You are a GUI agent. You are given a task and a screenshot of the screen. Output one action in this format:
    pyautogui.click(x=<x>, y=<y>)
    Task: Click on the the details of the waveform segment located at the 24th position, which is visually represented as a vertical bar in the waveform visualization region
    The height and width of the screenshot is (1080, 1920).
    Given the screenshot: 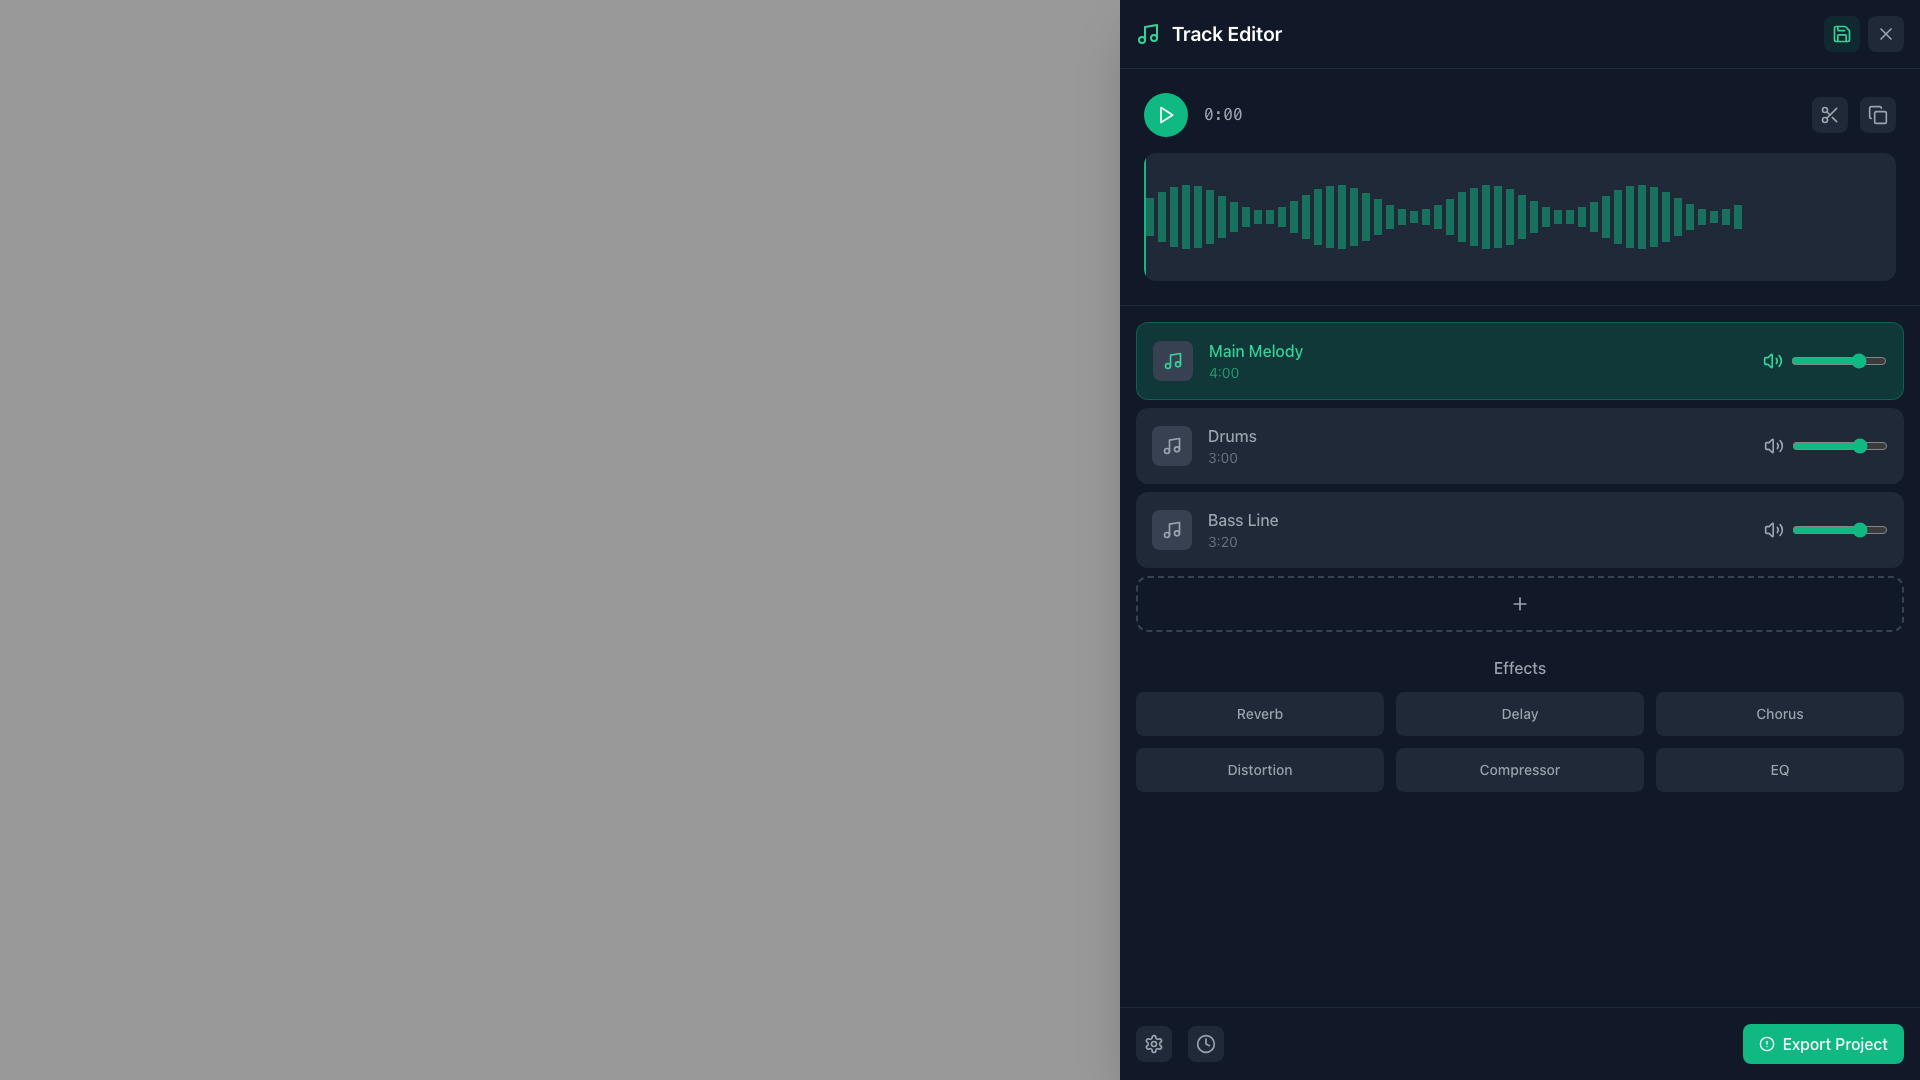 What is the action you would take?
    pyautogui.click(x=1413, y=216)
    